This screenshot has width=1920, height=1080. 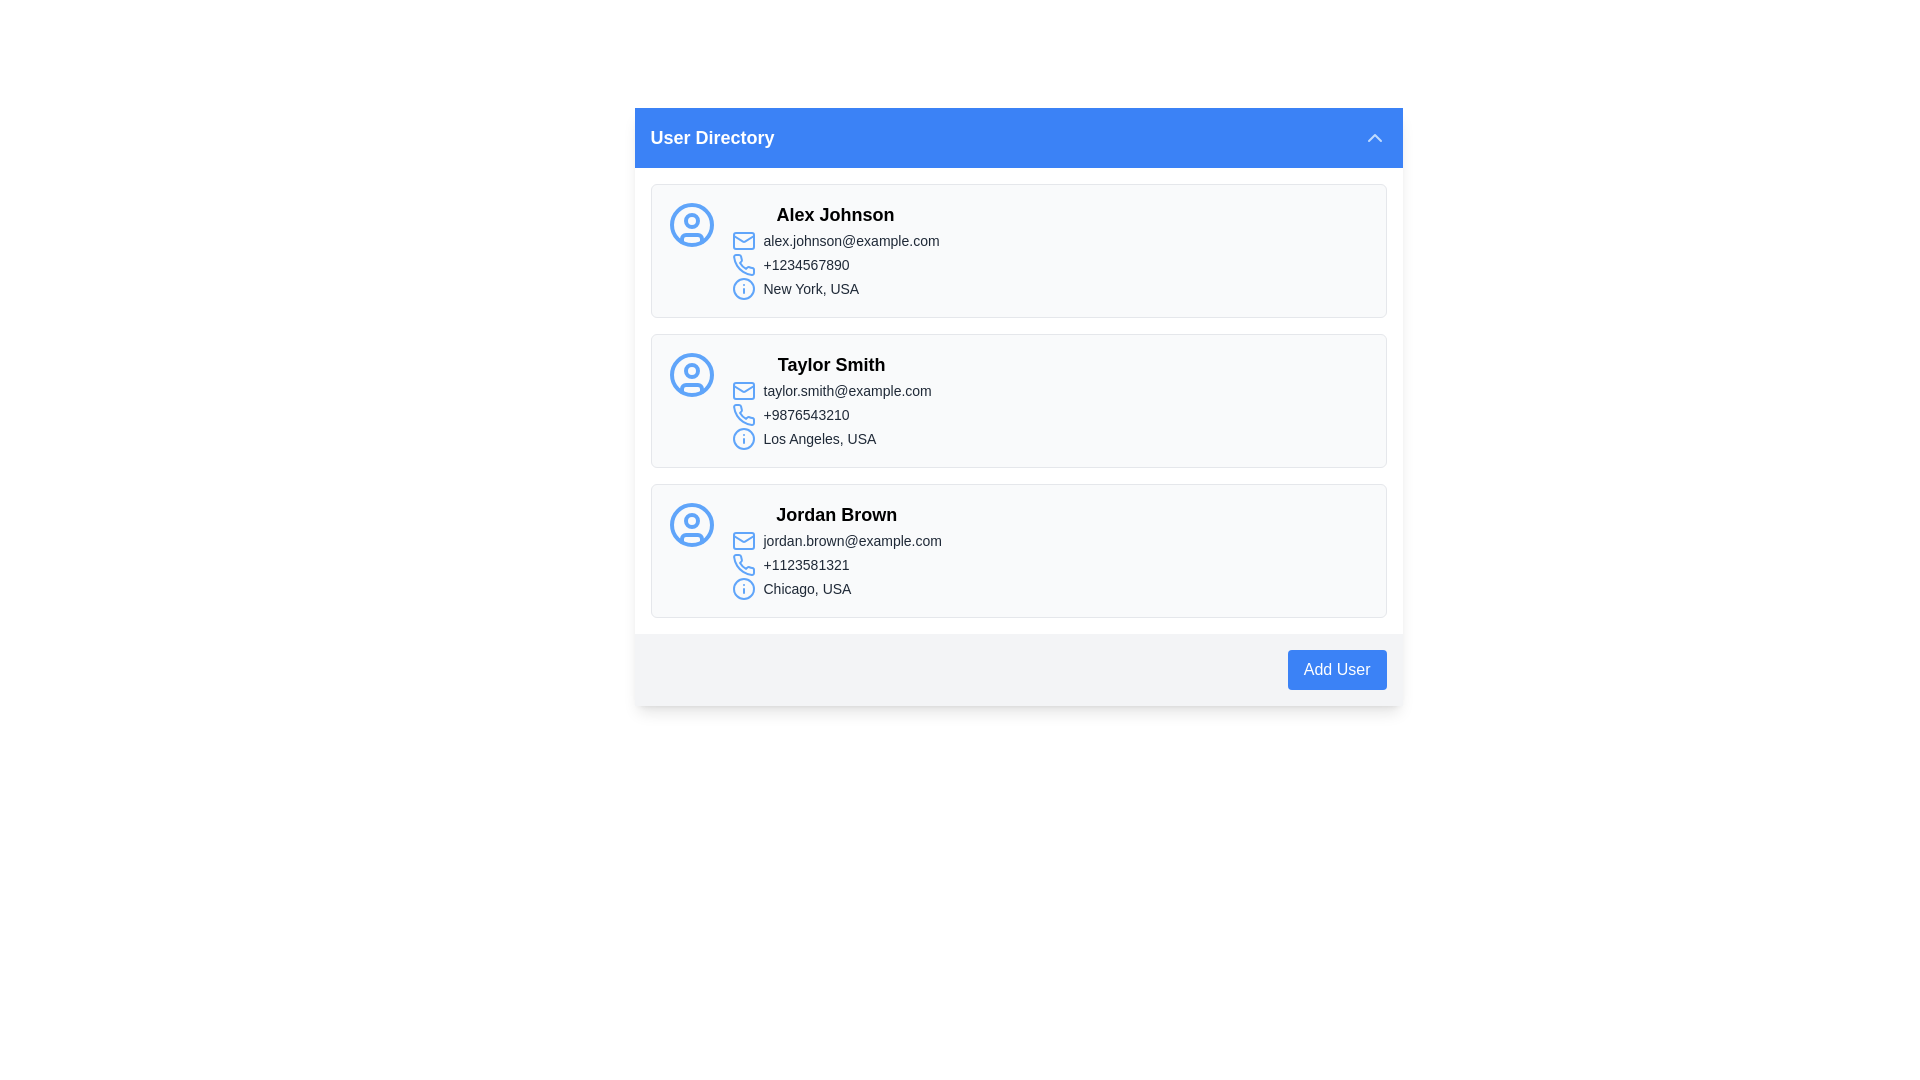 I want to click on the email envelope icon associated with the contact information for 'Taylor Smith', so click(x=742, y=390).